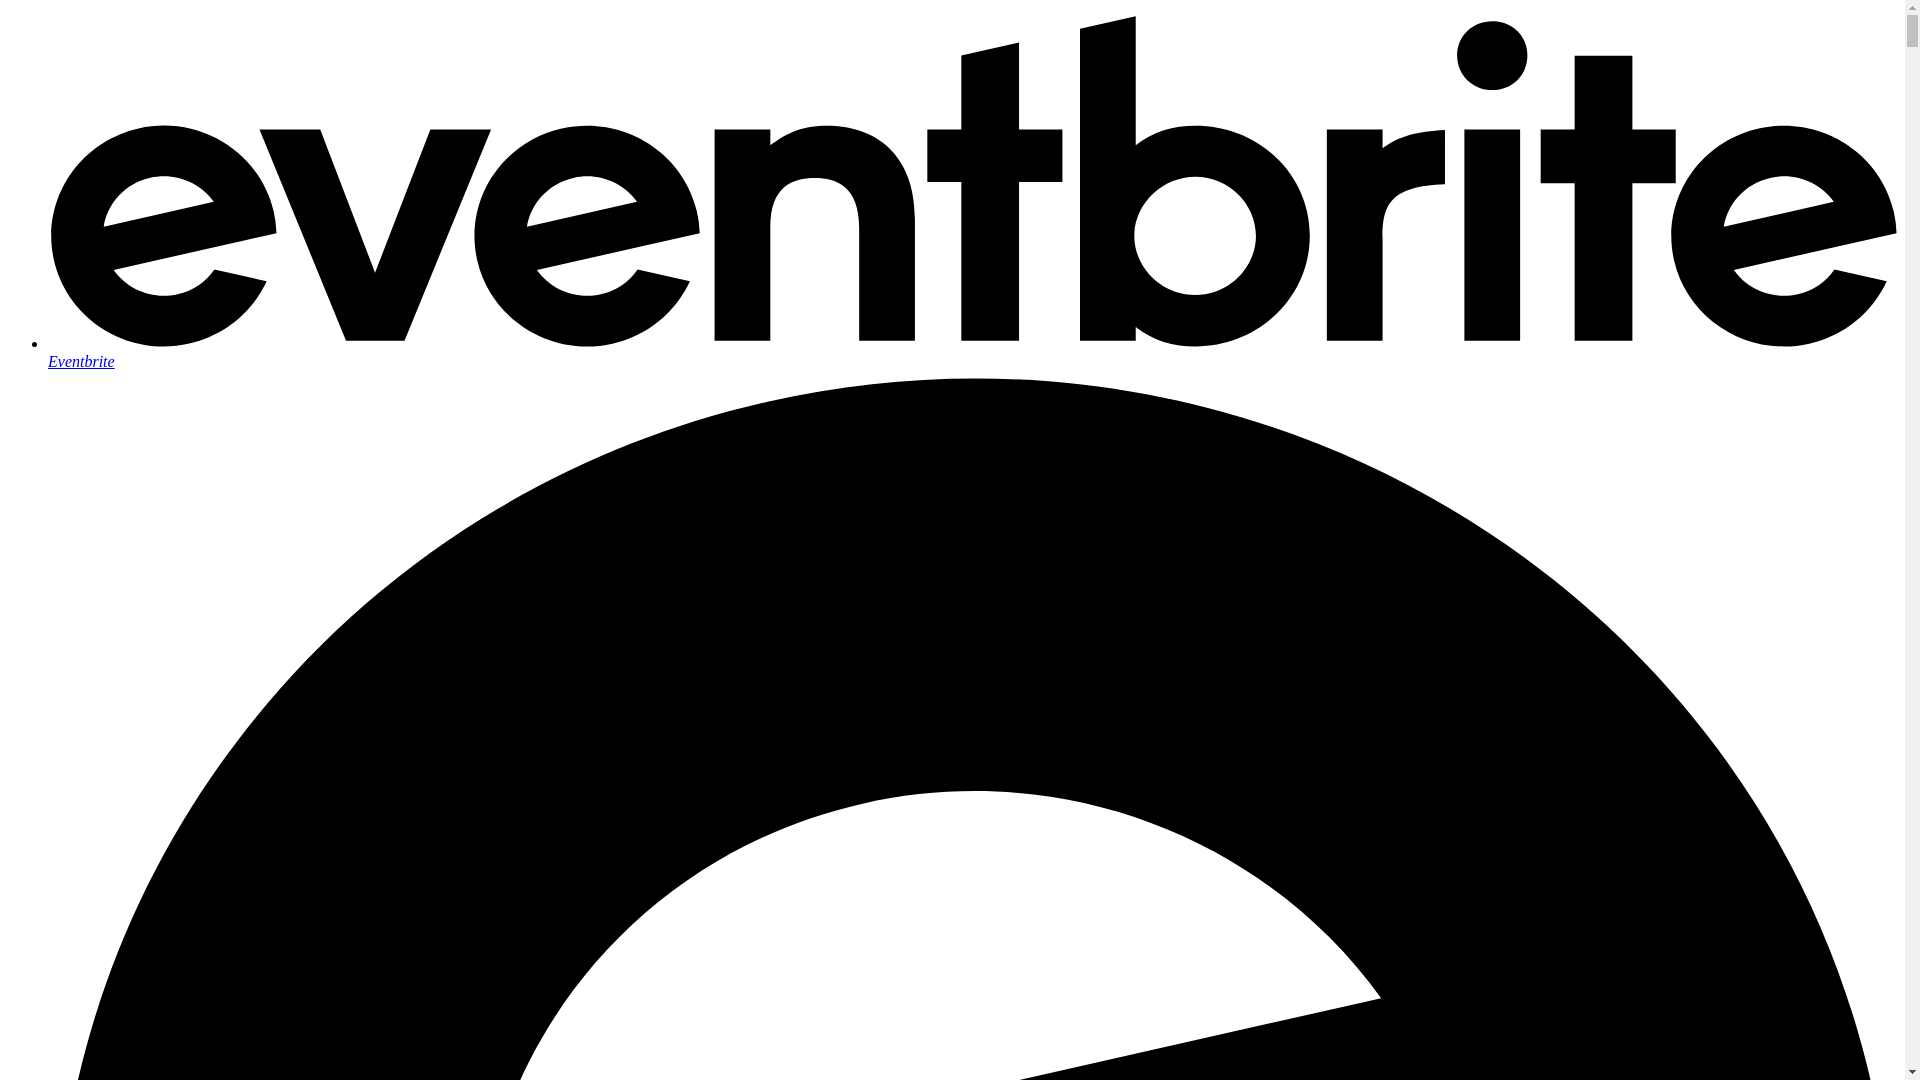 This screenshot has width=1920, height=1080. I want to click on 'Eventbrite', so click(972, 351).